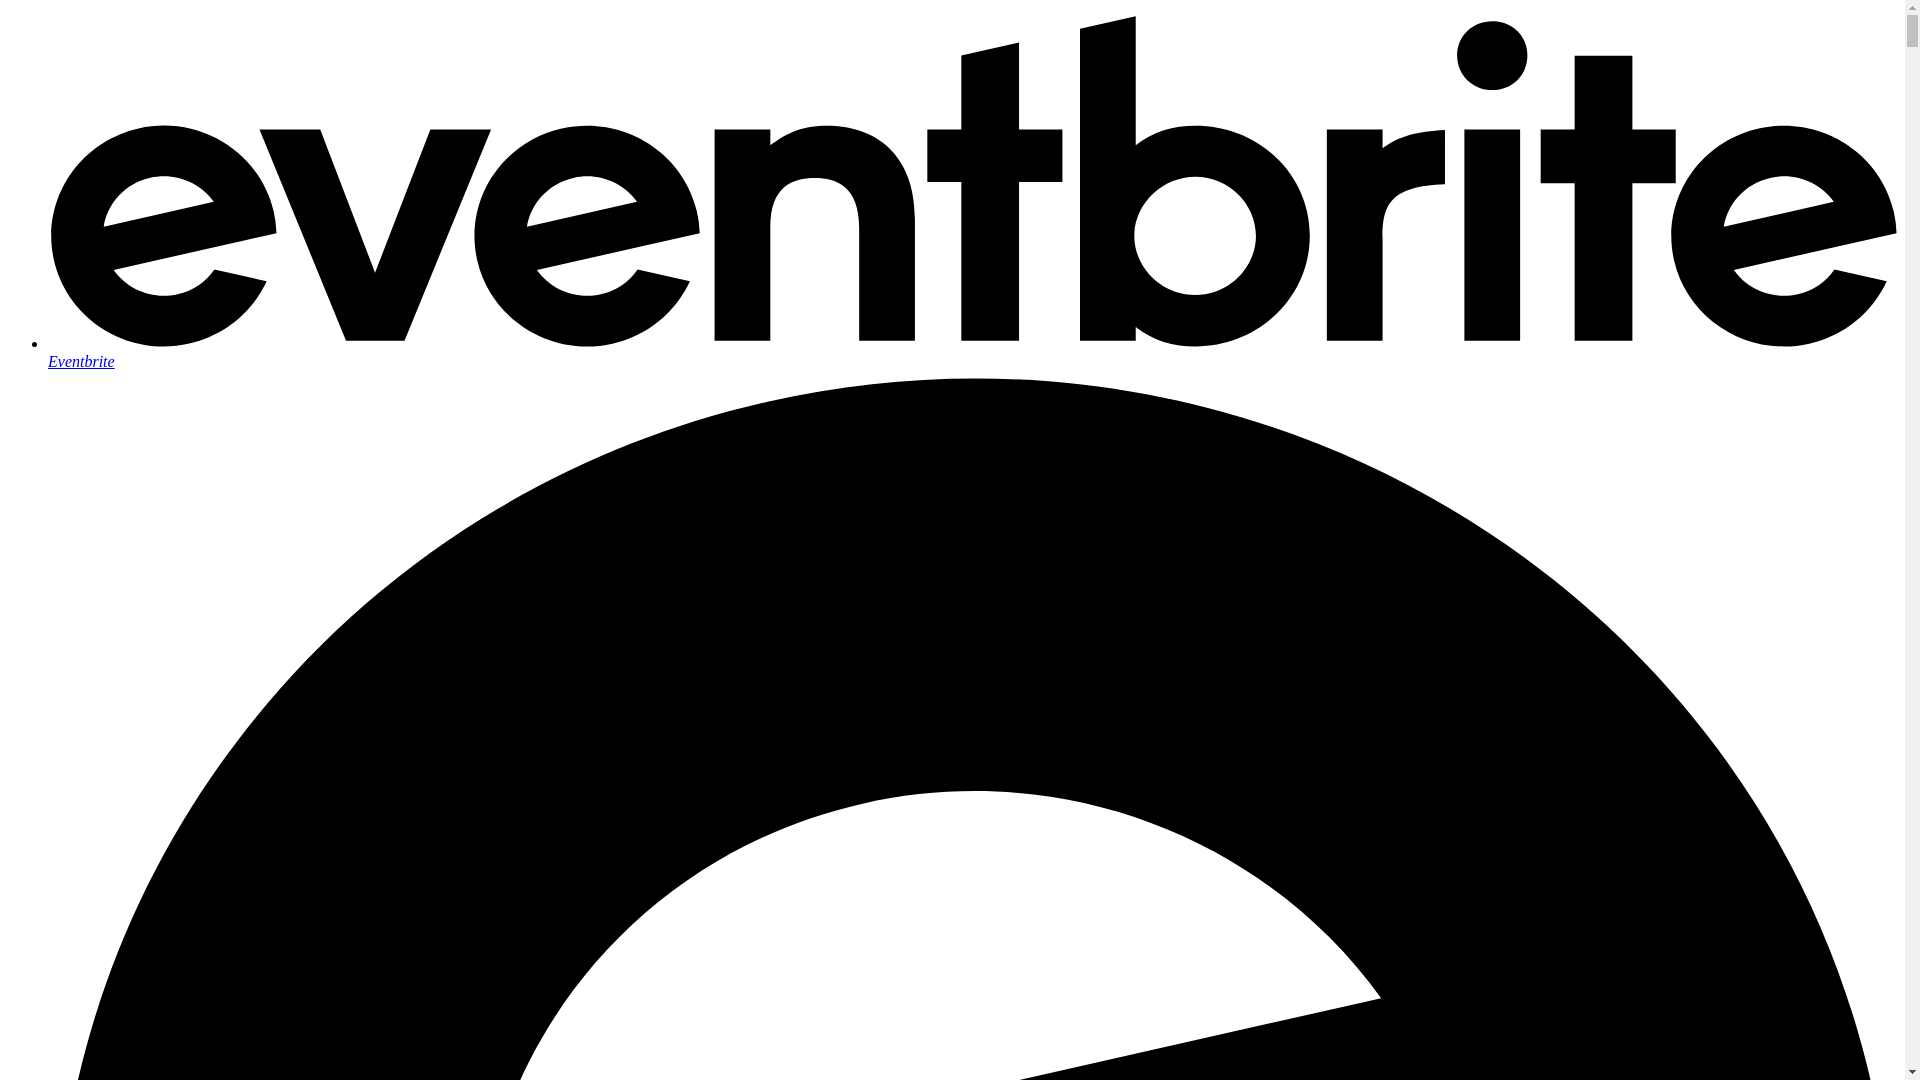 This screenshot has width=1920, height=1080. I want to click on 'Eventbrite', so click(972, 351).